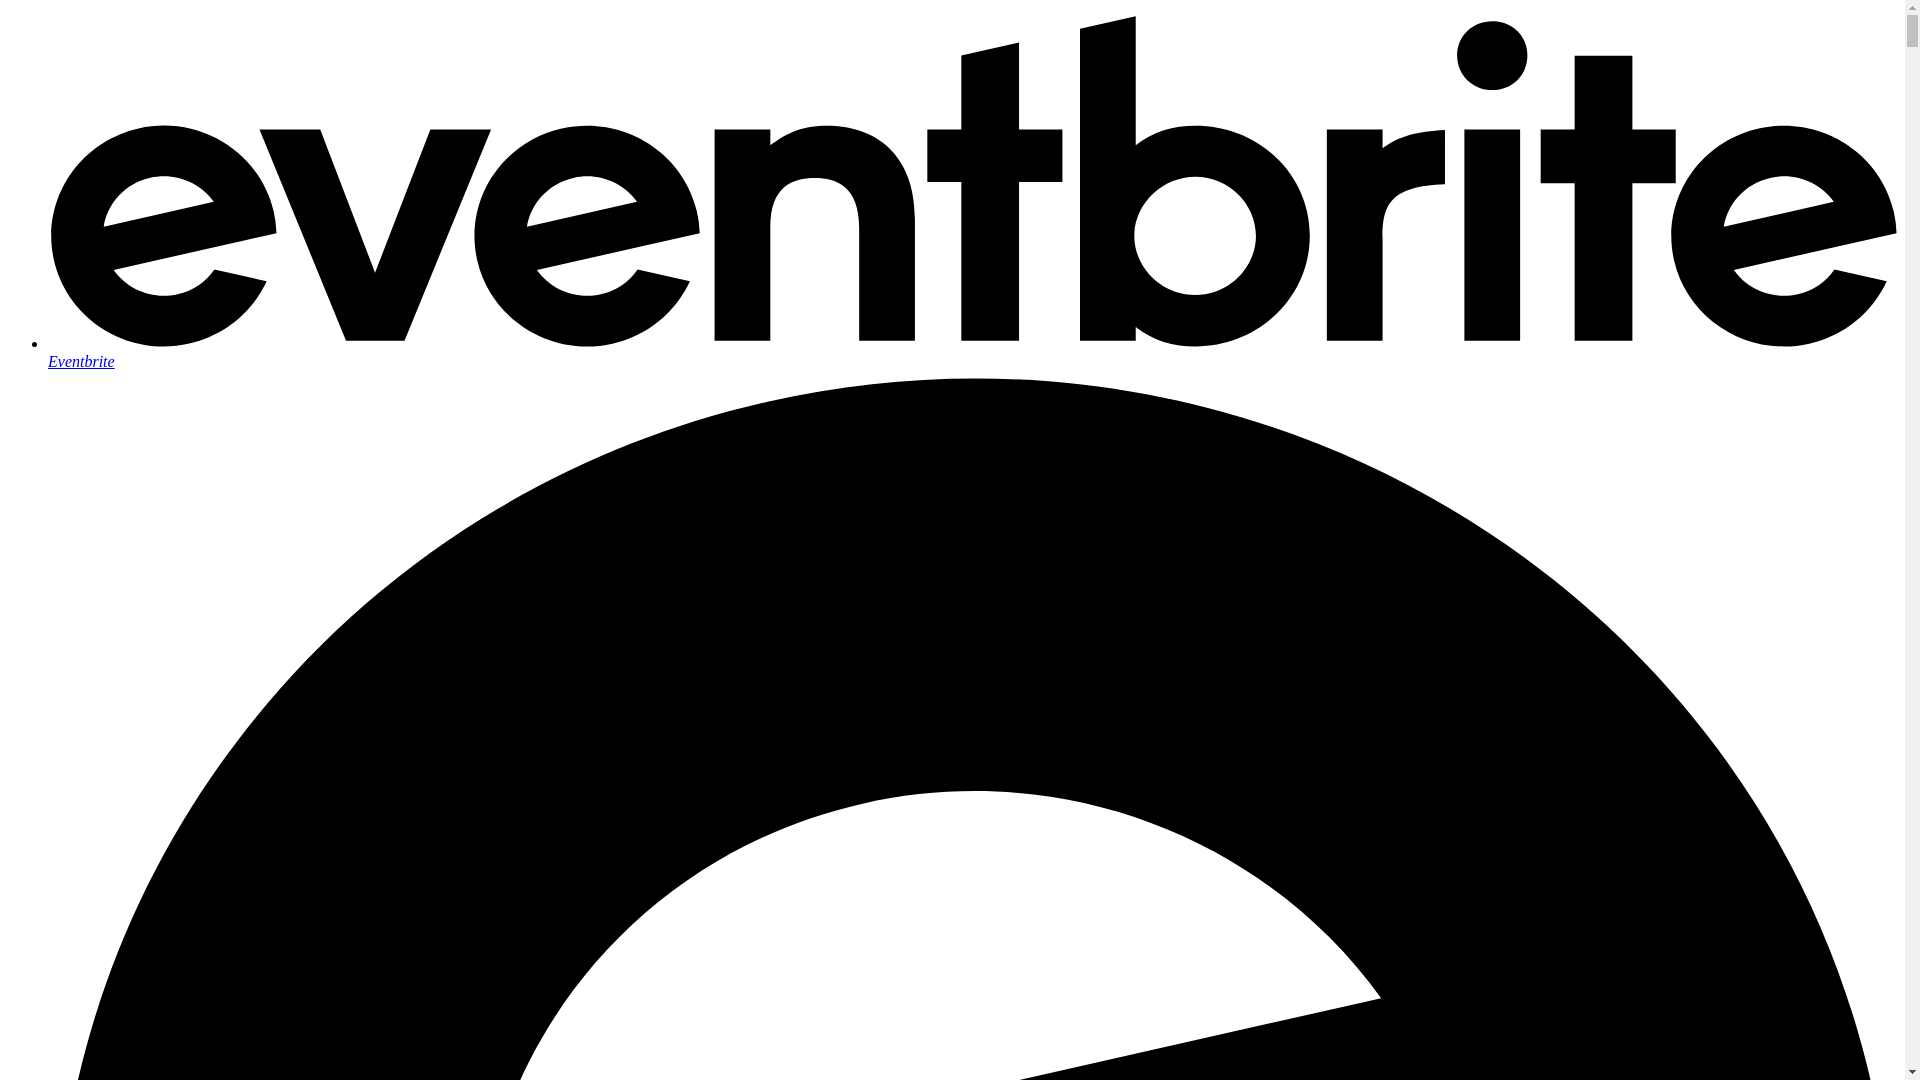 This screenshot has width=1920, height=1080. I want to click on 'Eventbrite', so click(972, 351).